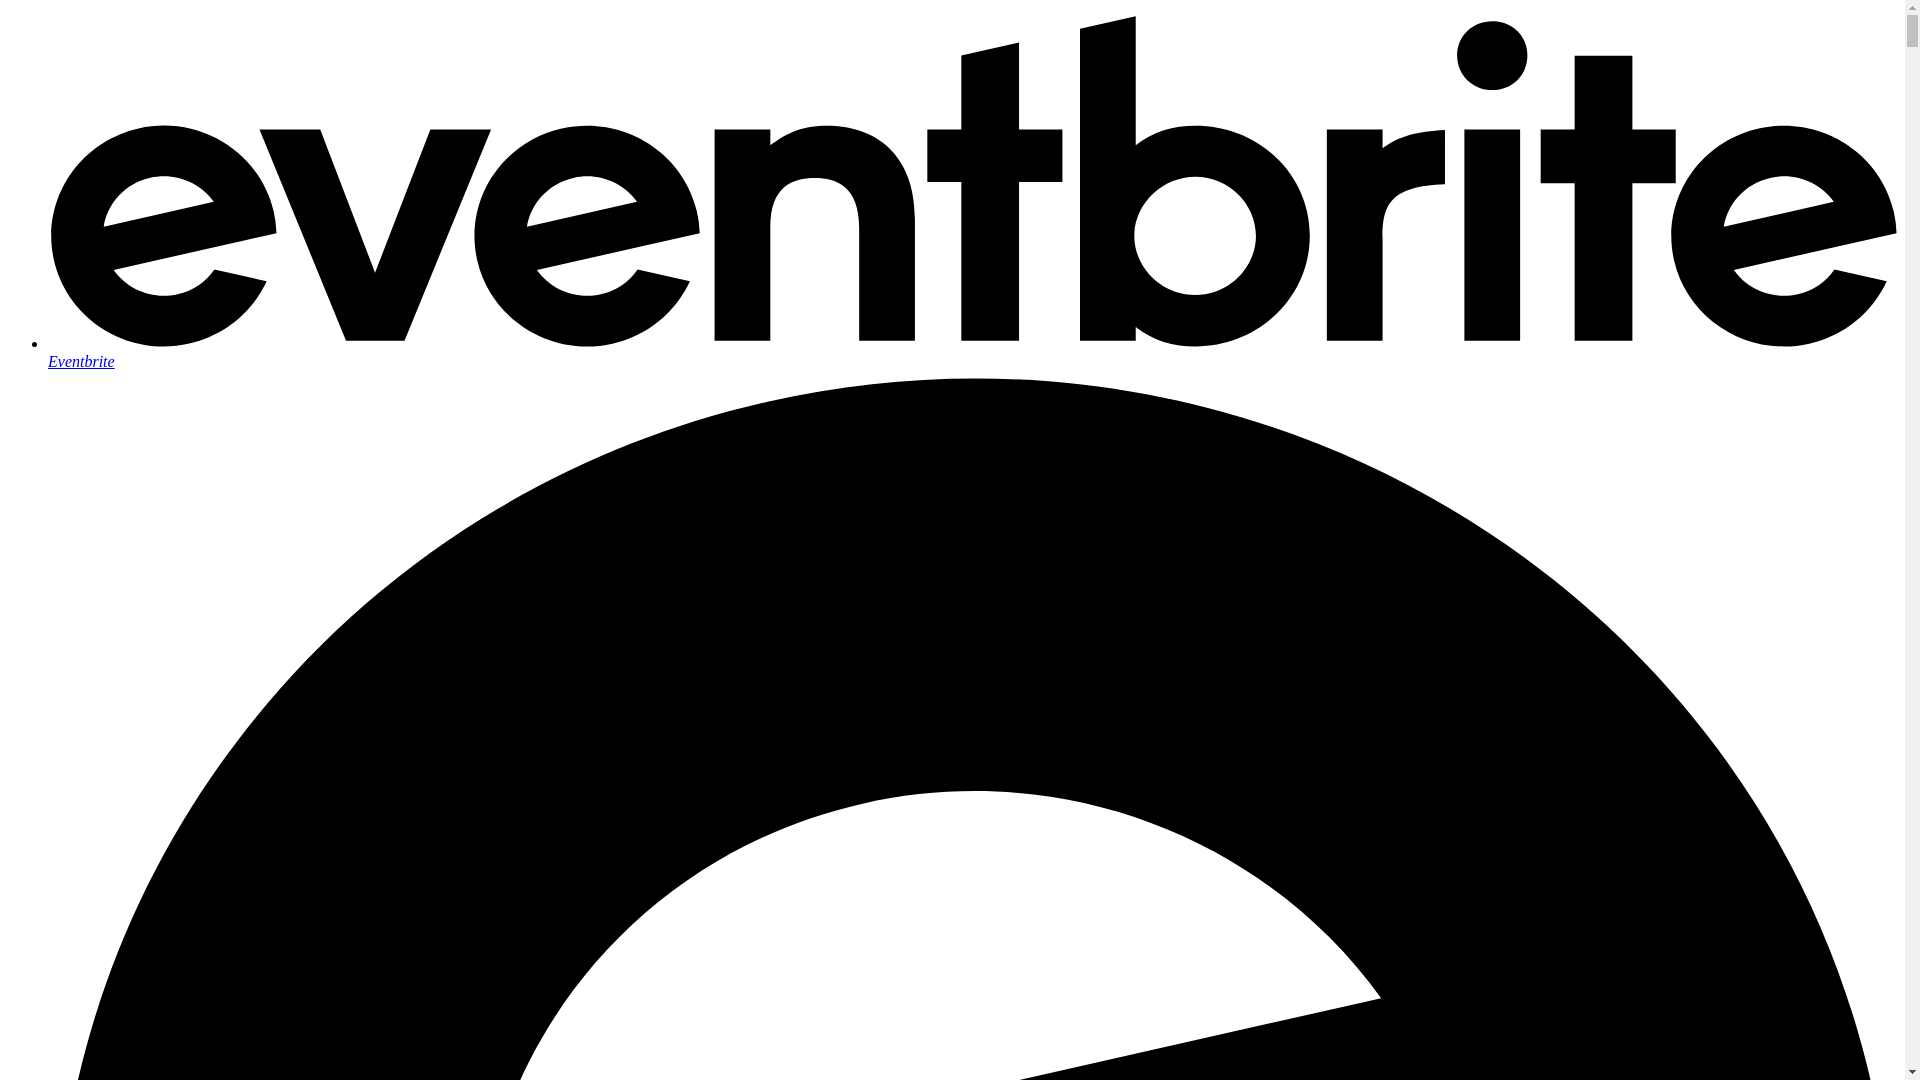 This screenshot has width=1920, height=1080. I want to click on 'Eventbrite', so click(972, 351).